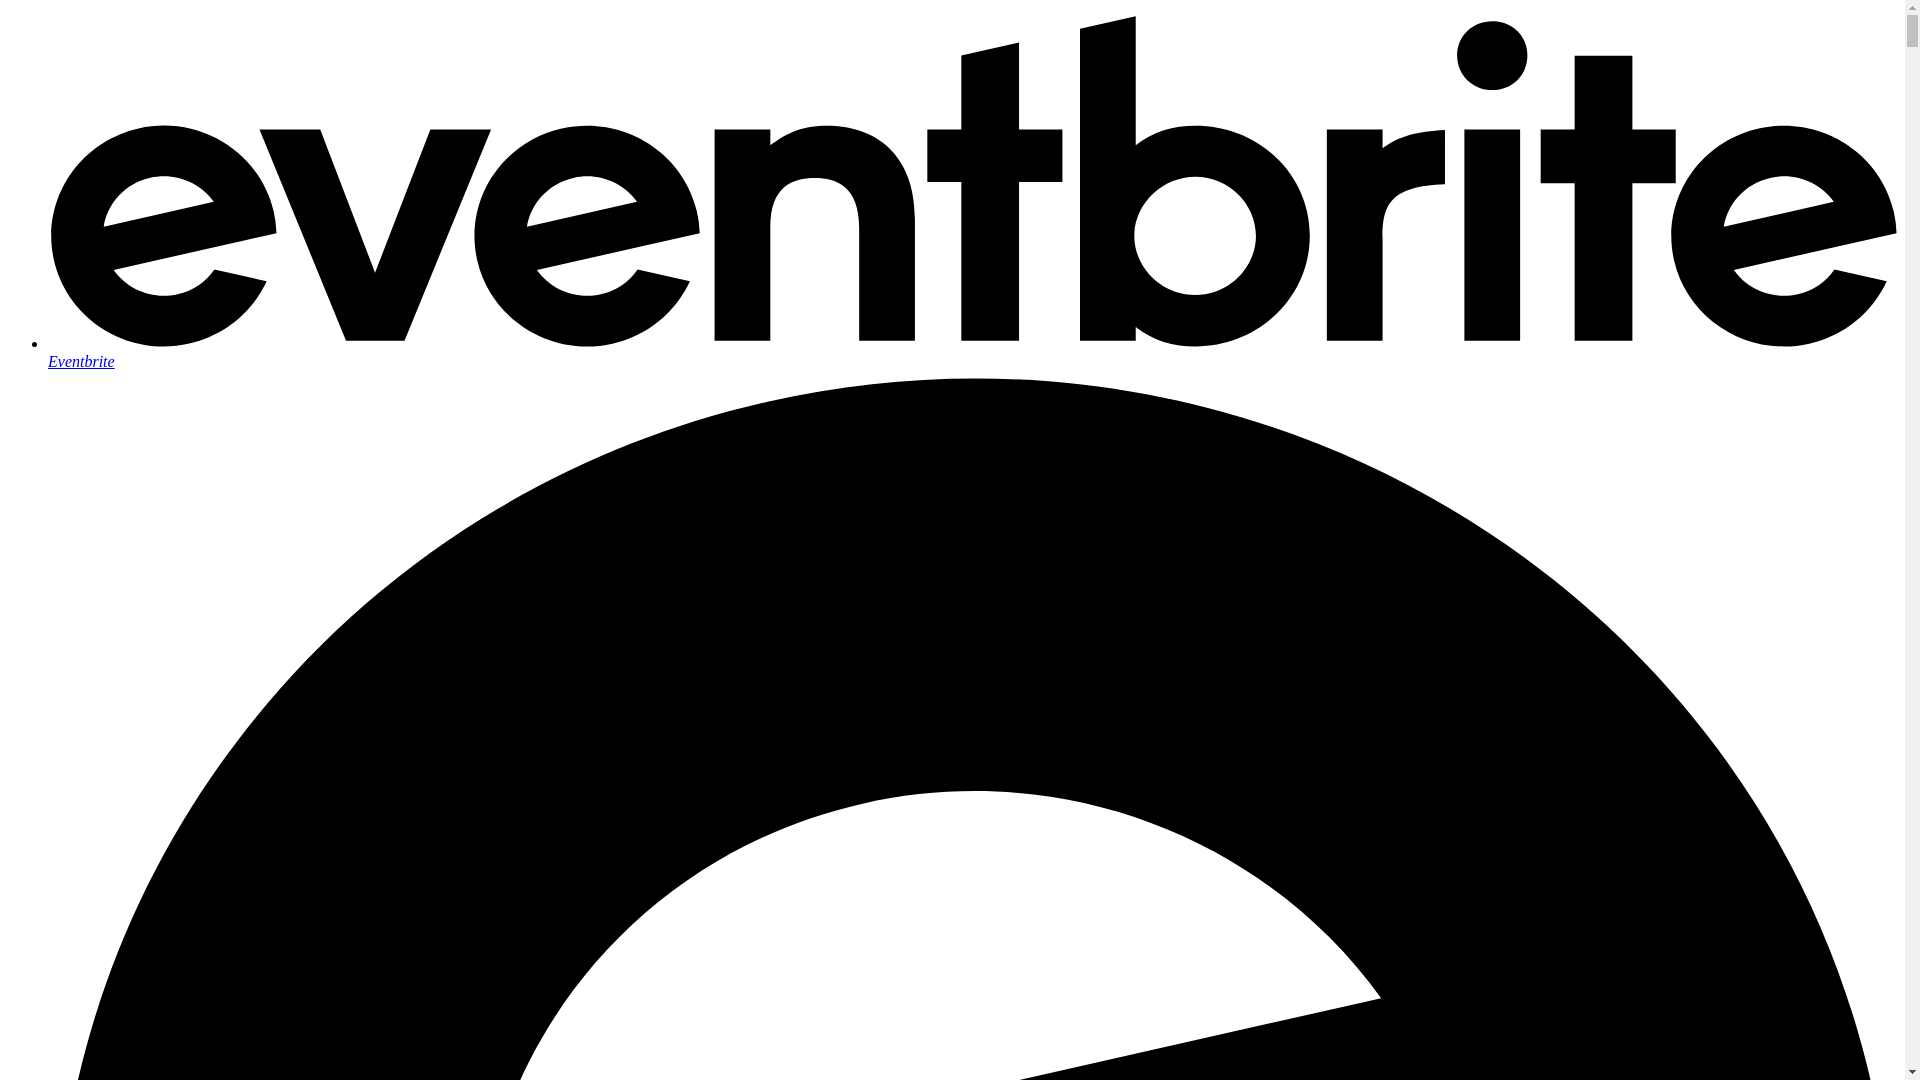 This screenshot has width=1920, height=1080. I want to click on 'Eventbrite', so click(972, 351).